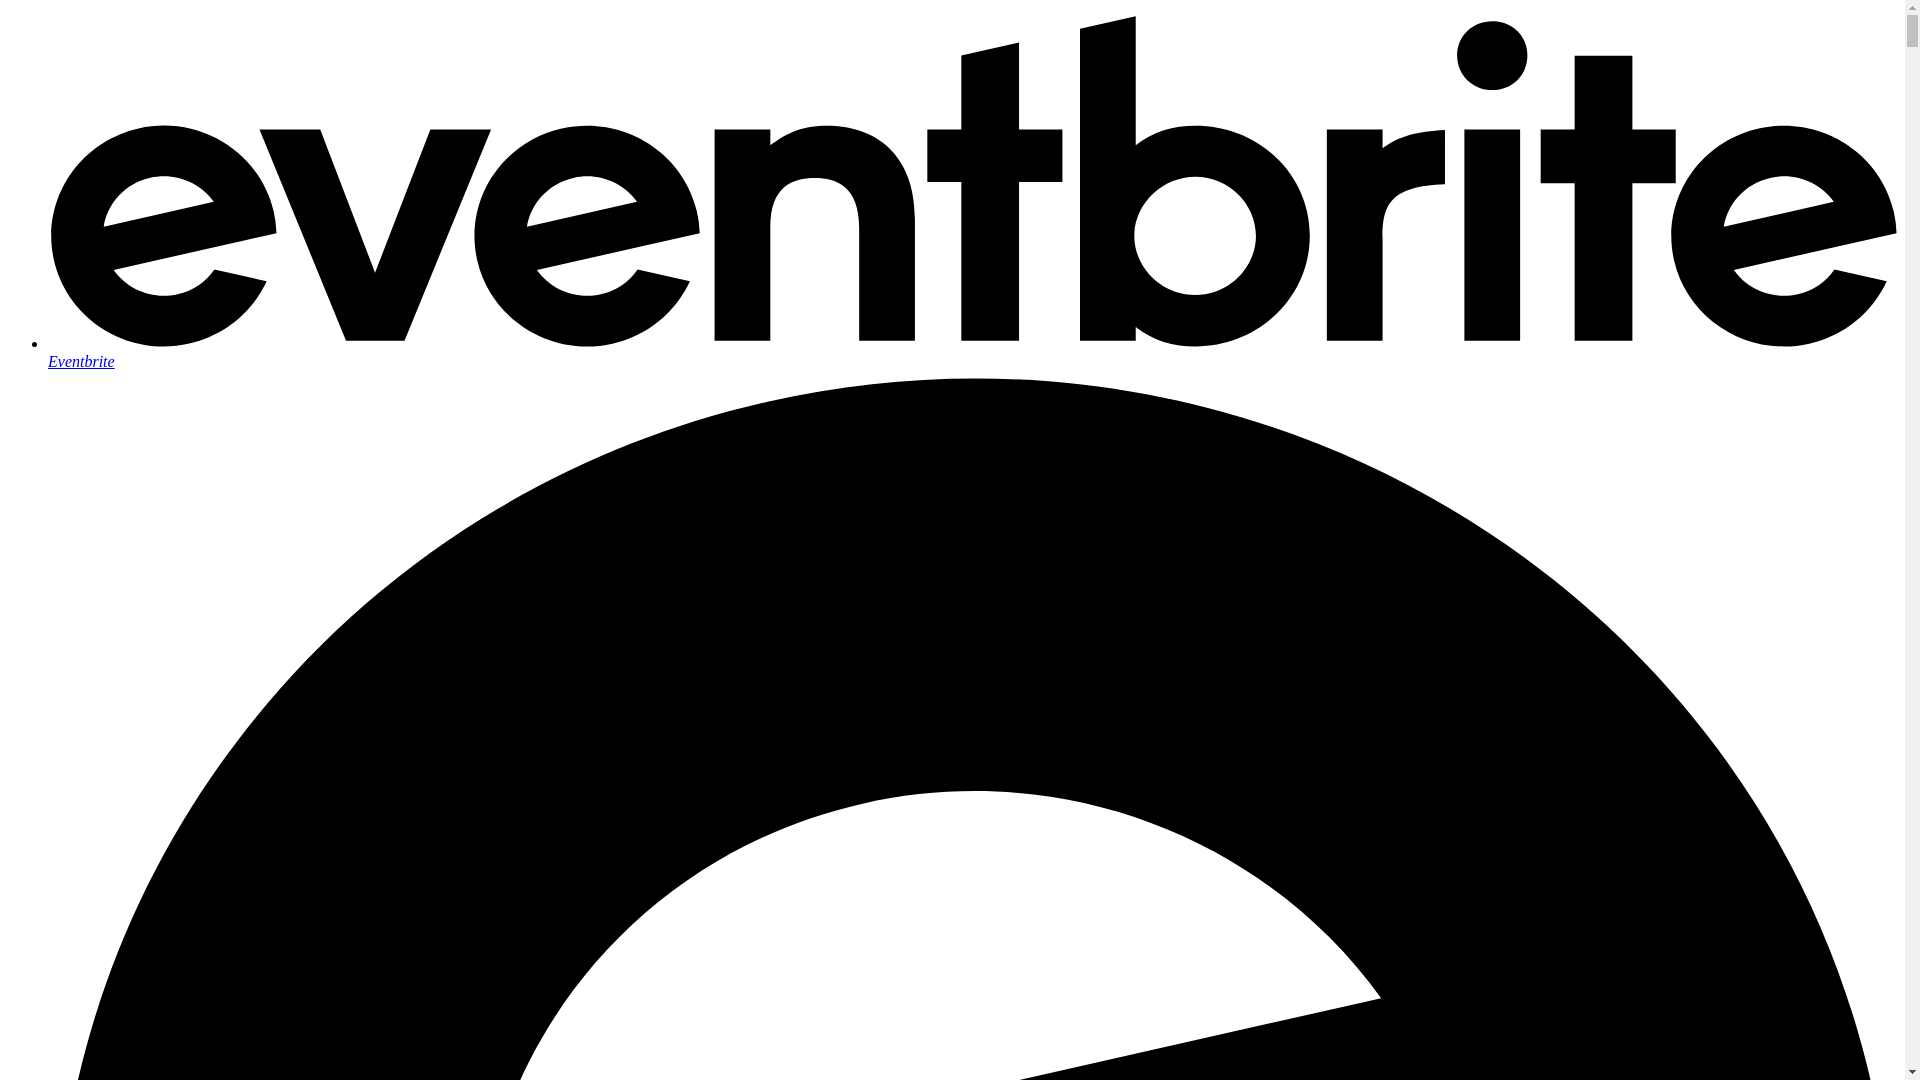 This screenshot has width=1920, height=1080. I want to click on 'Eventbrite', so click(972, 351).